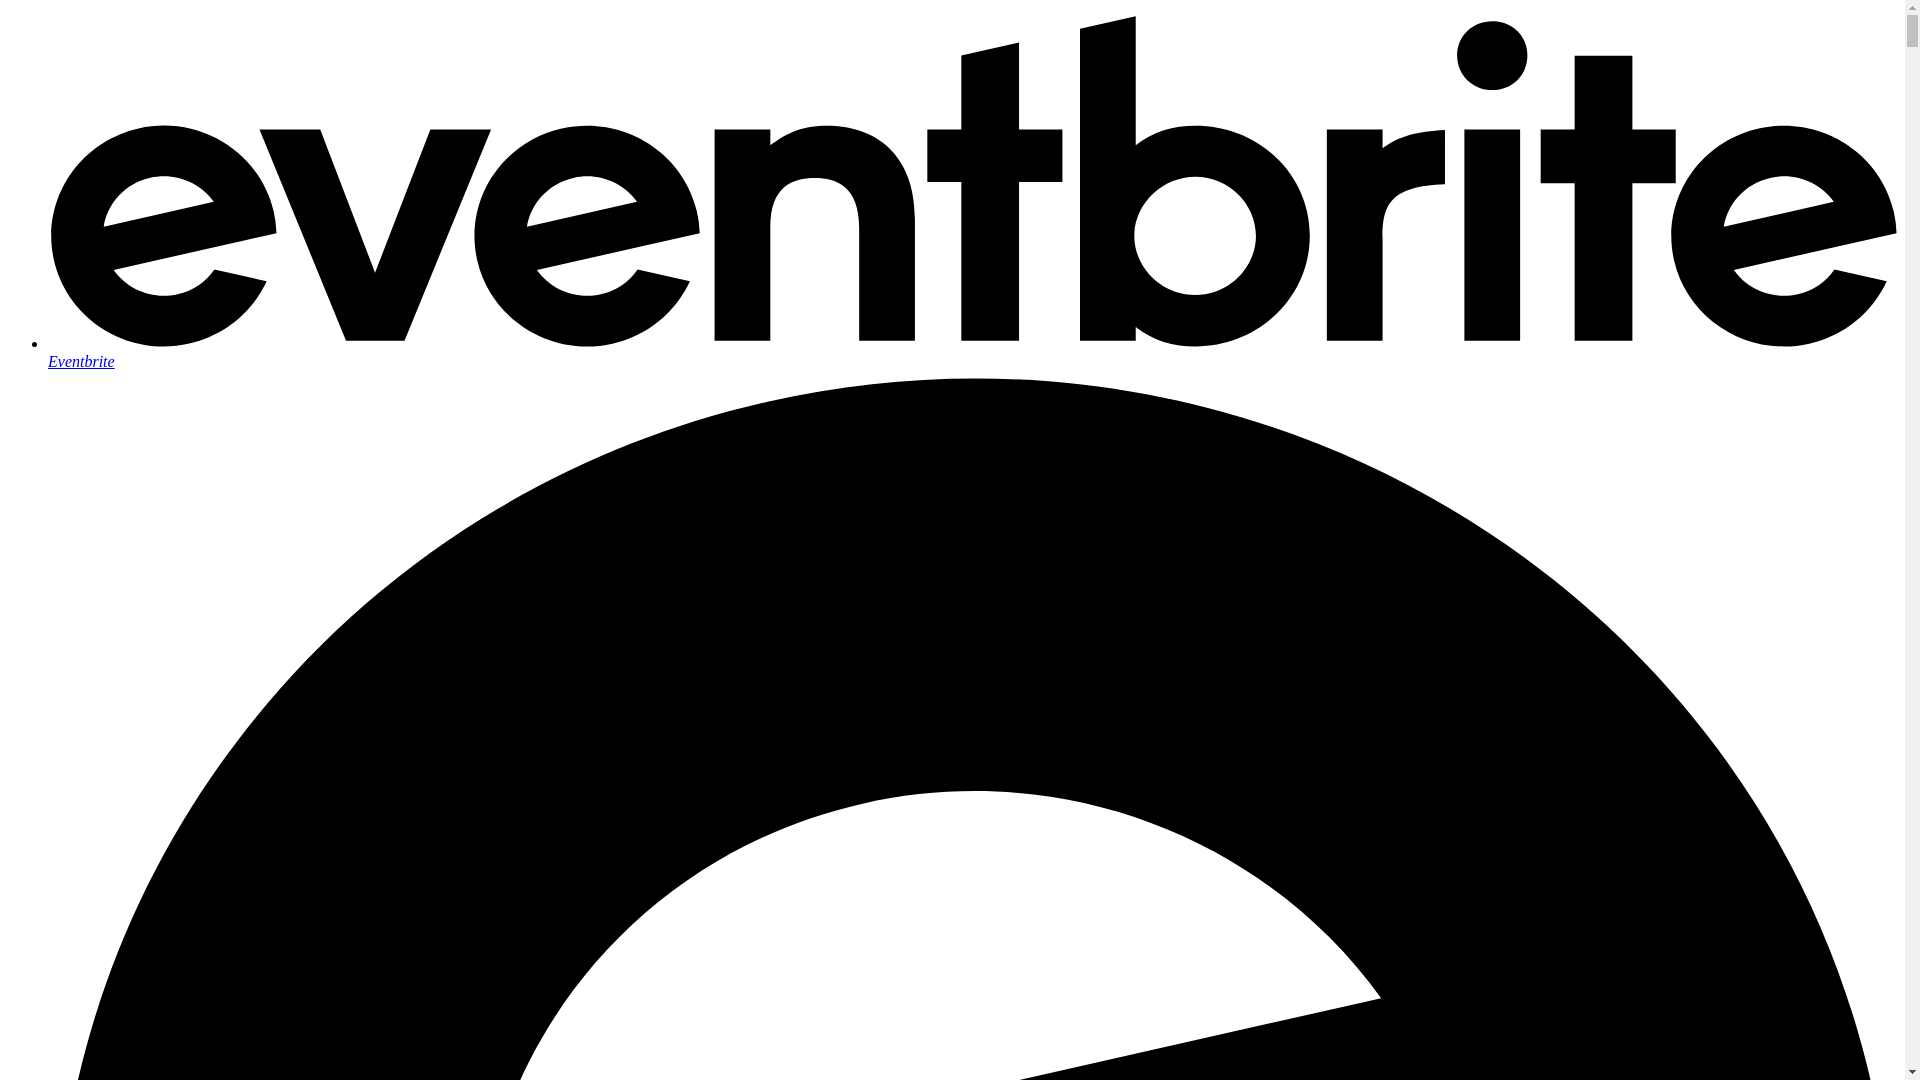 This screenshot has width=1920, height=1080. I want to click on 'Eventbrite', so click(972, 351).